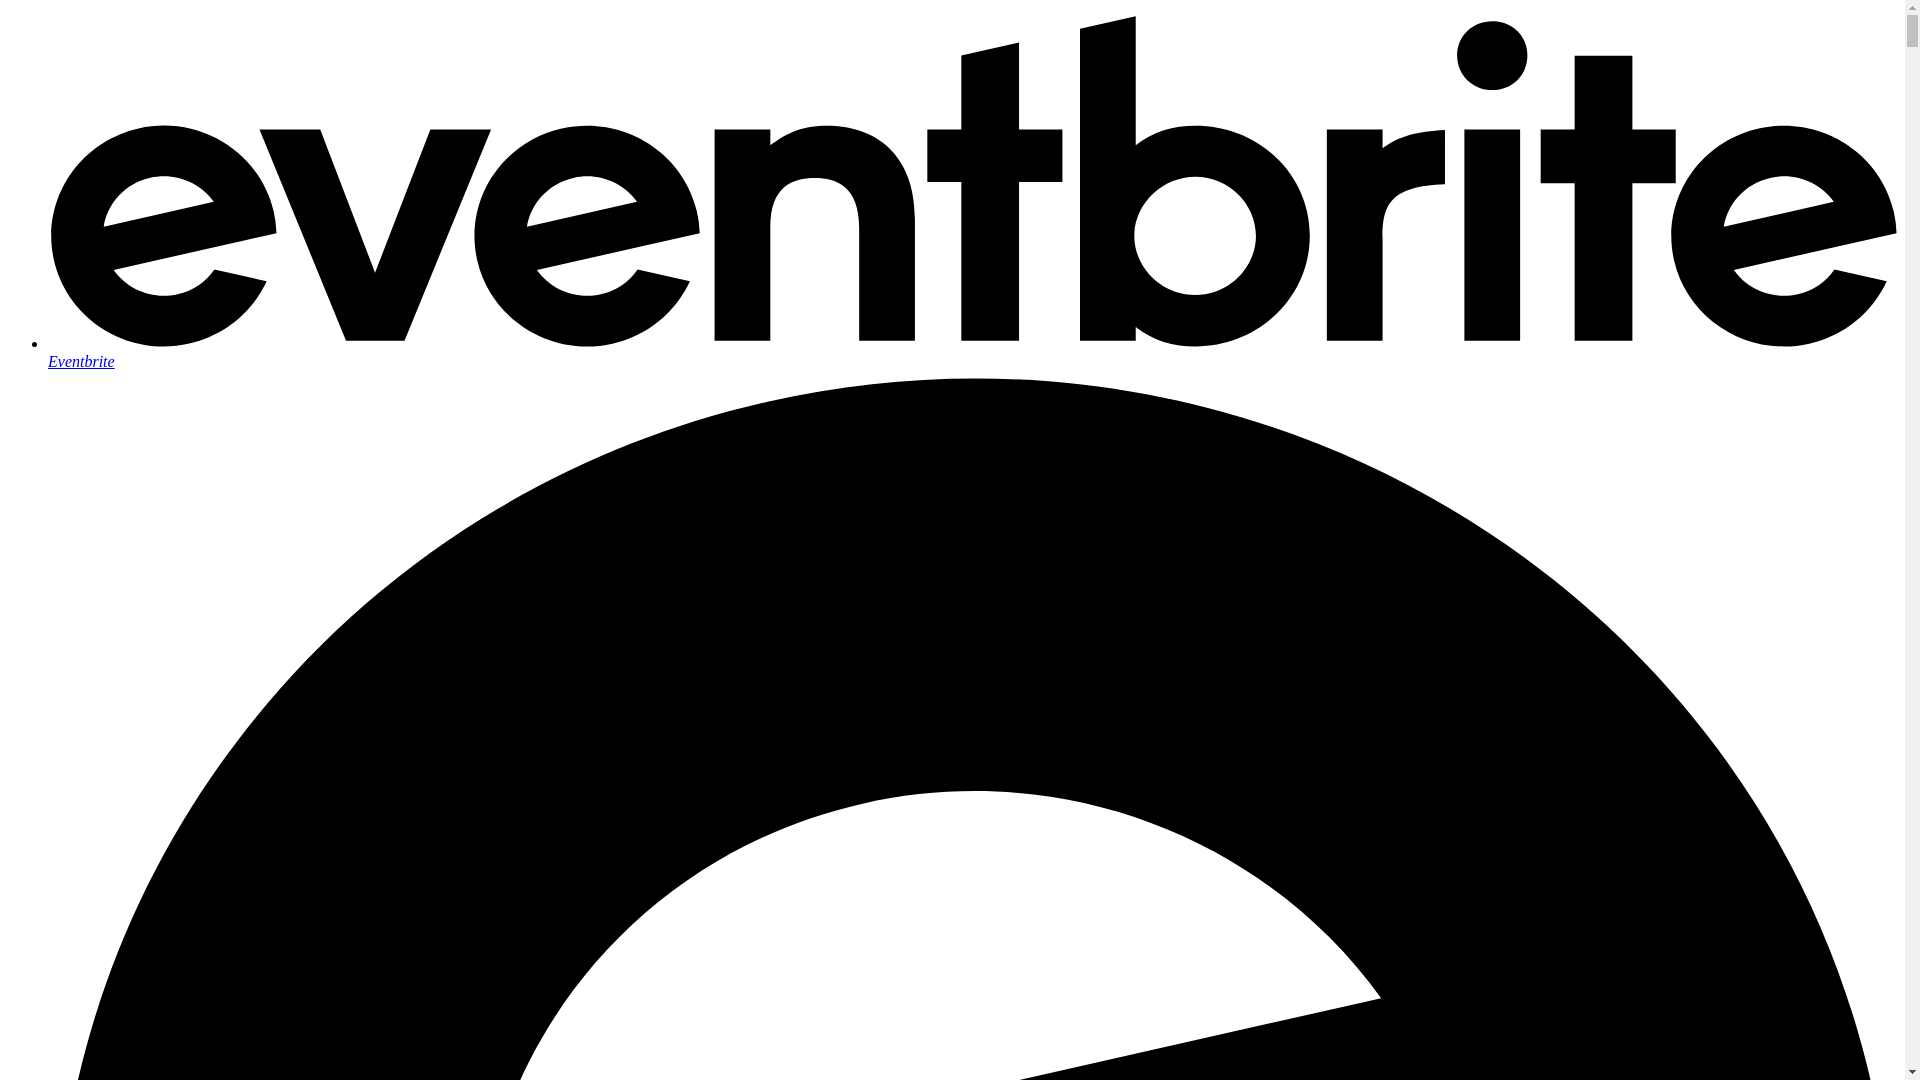 This screenshot has width=1920, height=1080. I want to click on 'Eventbrite', so click(972, 351).